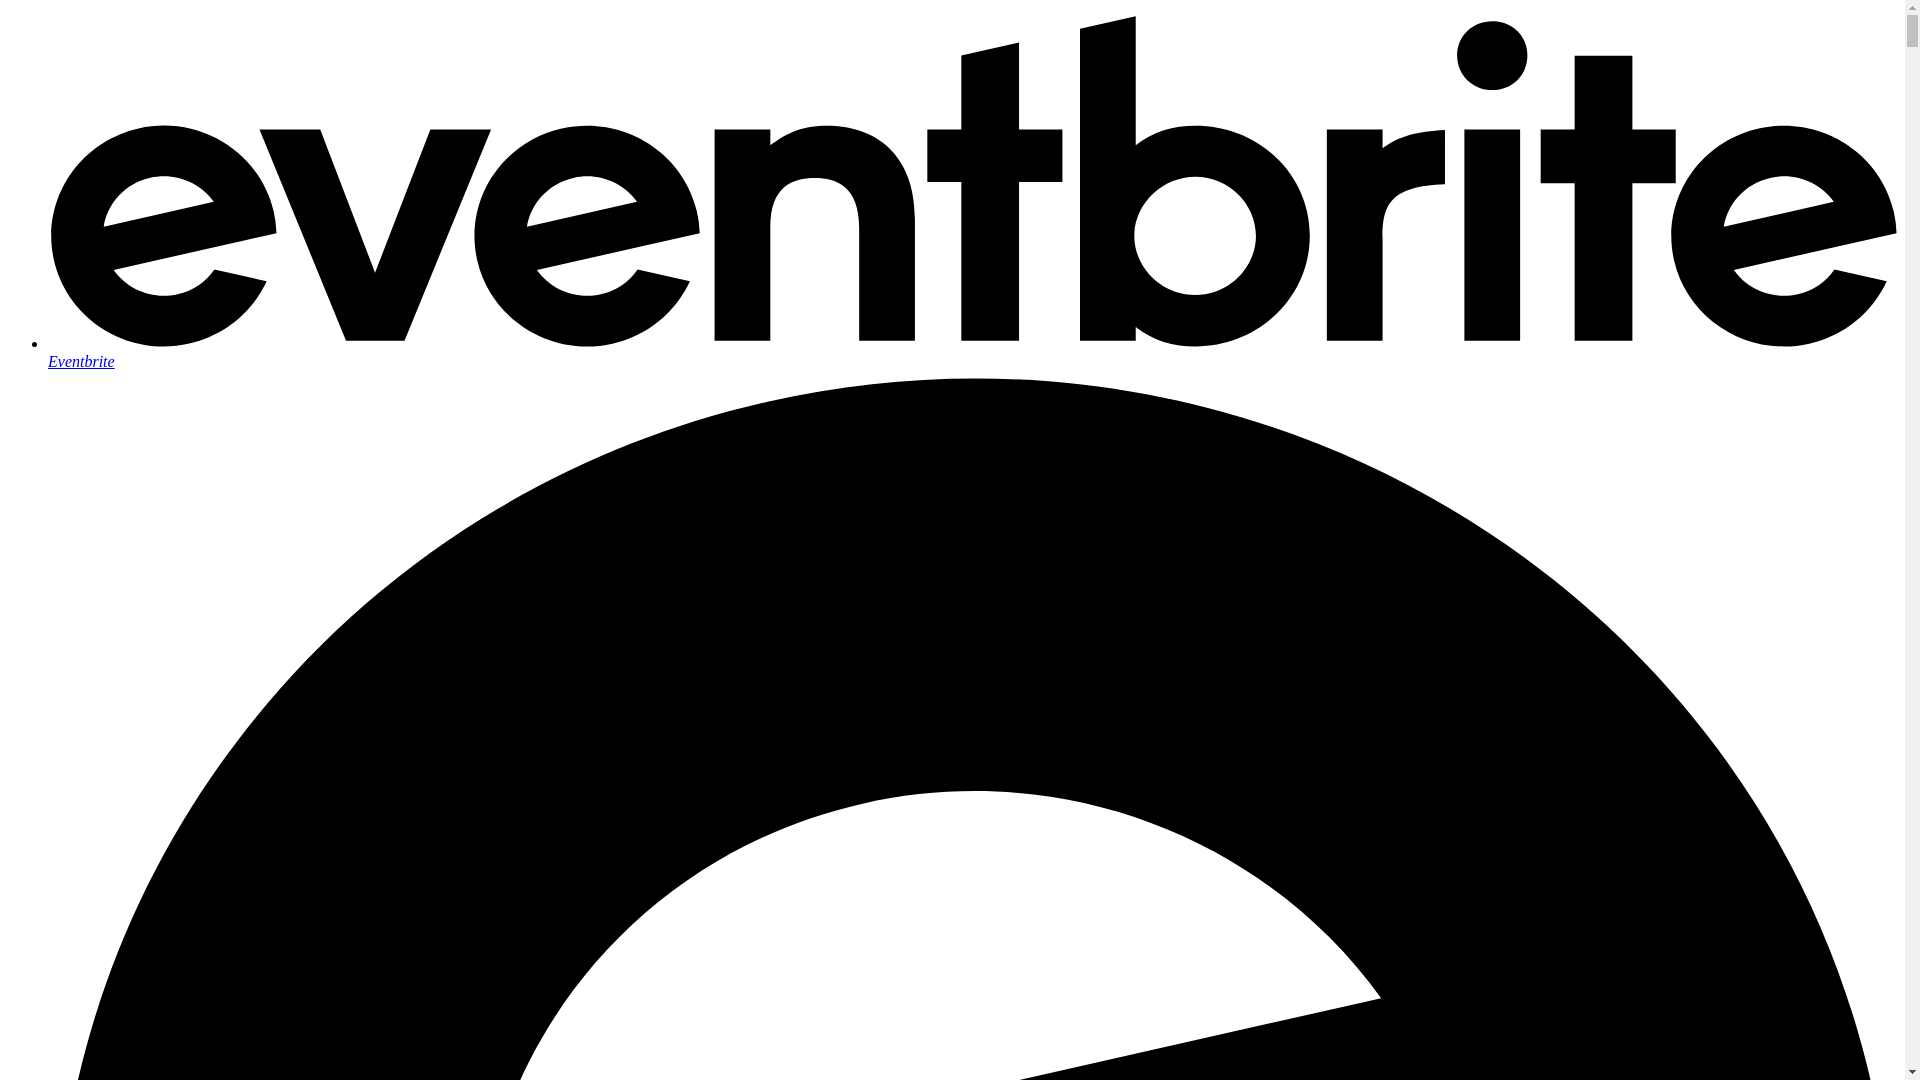 This screenshot has width=1920, height=1080. I want to click on 'Eventbrite', so click(972, 351).